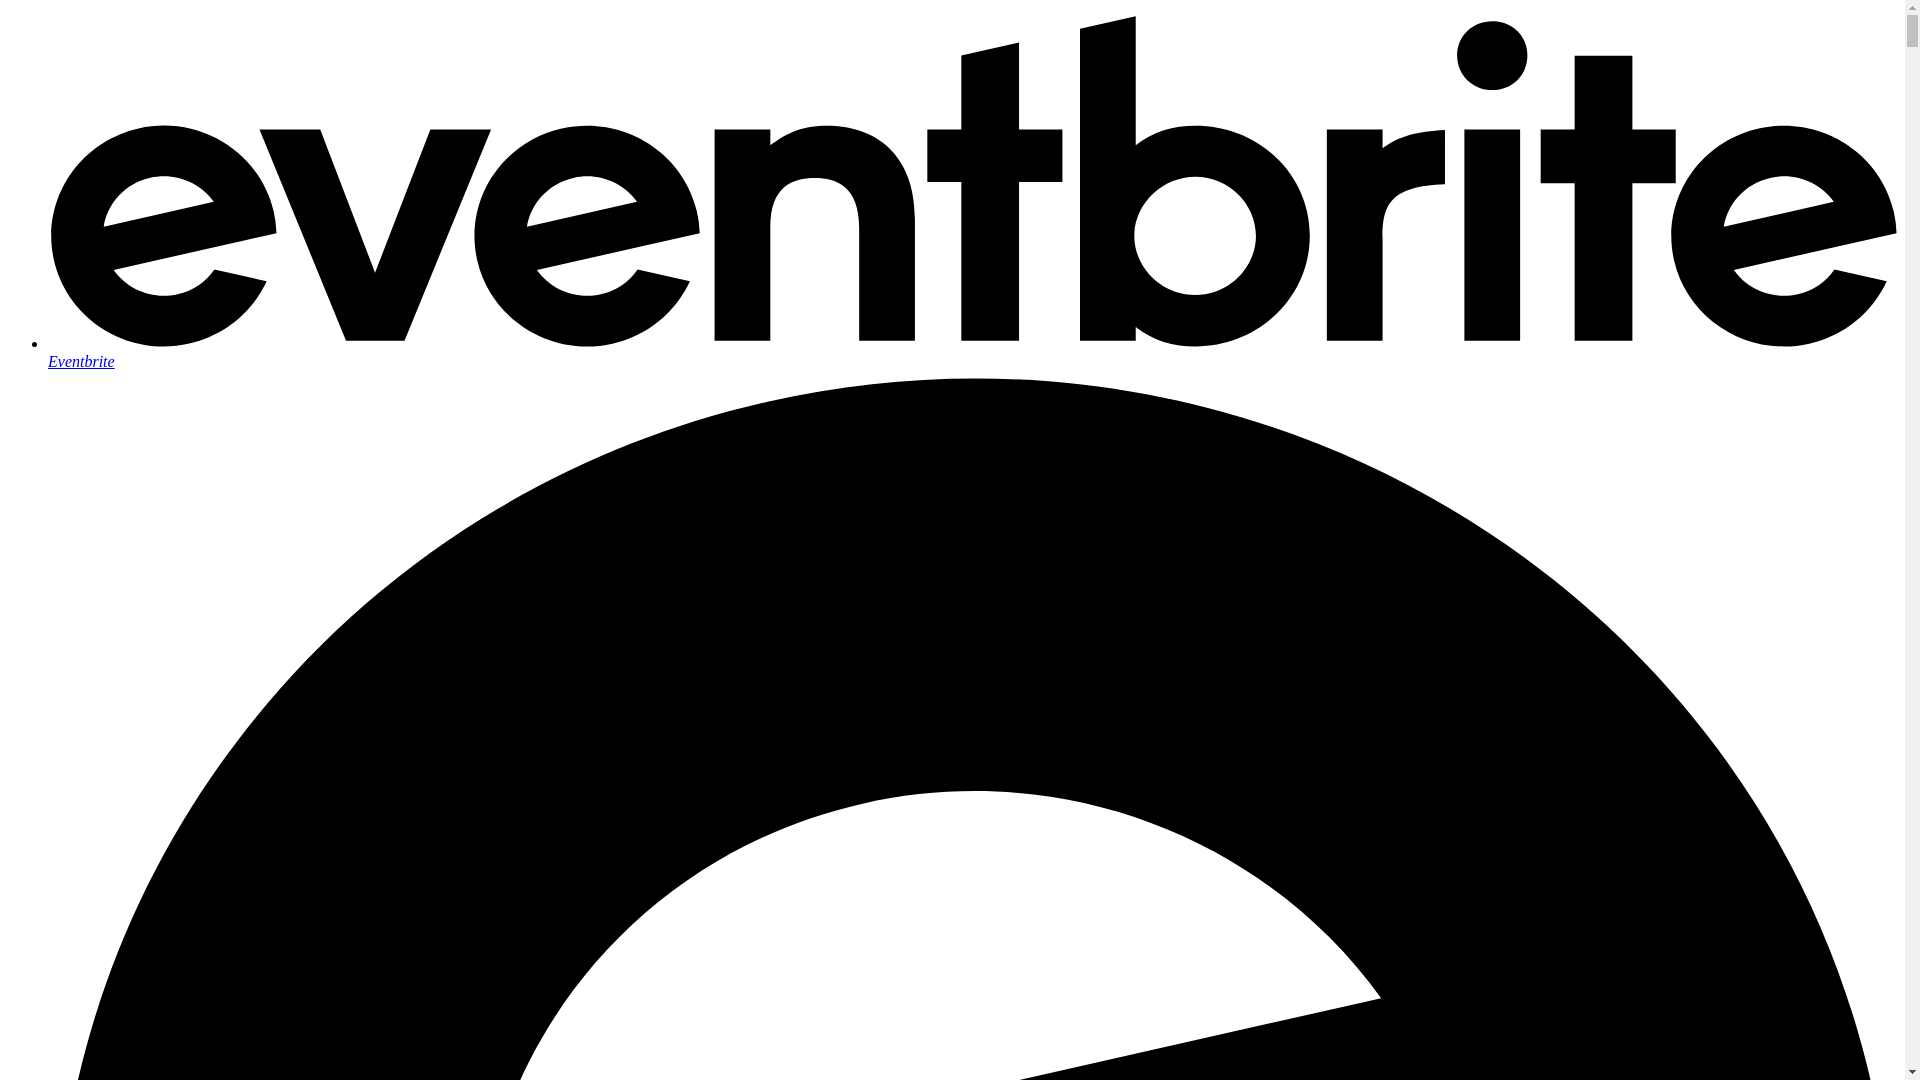 This screenshot has width=1920, height=1080. I want to click on 'Eventbrite', so click(972, 351).